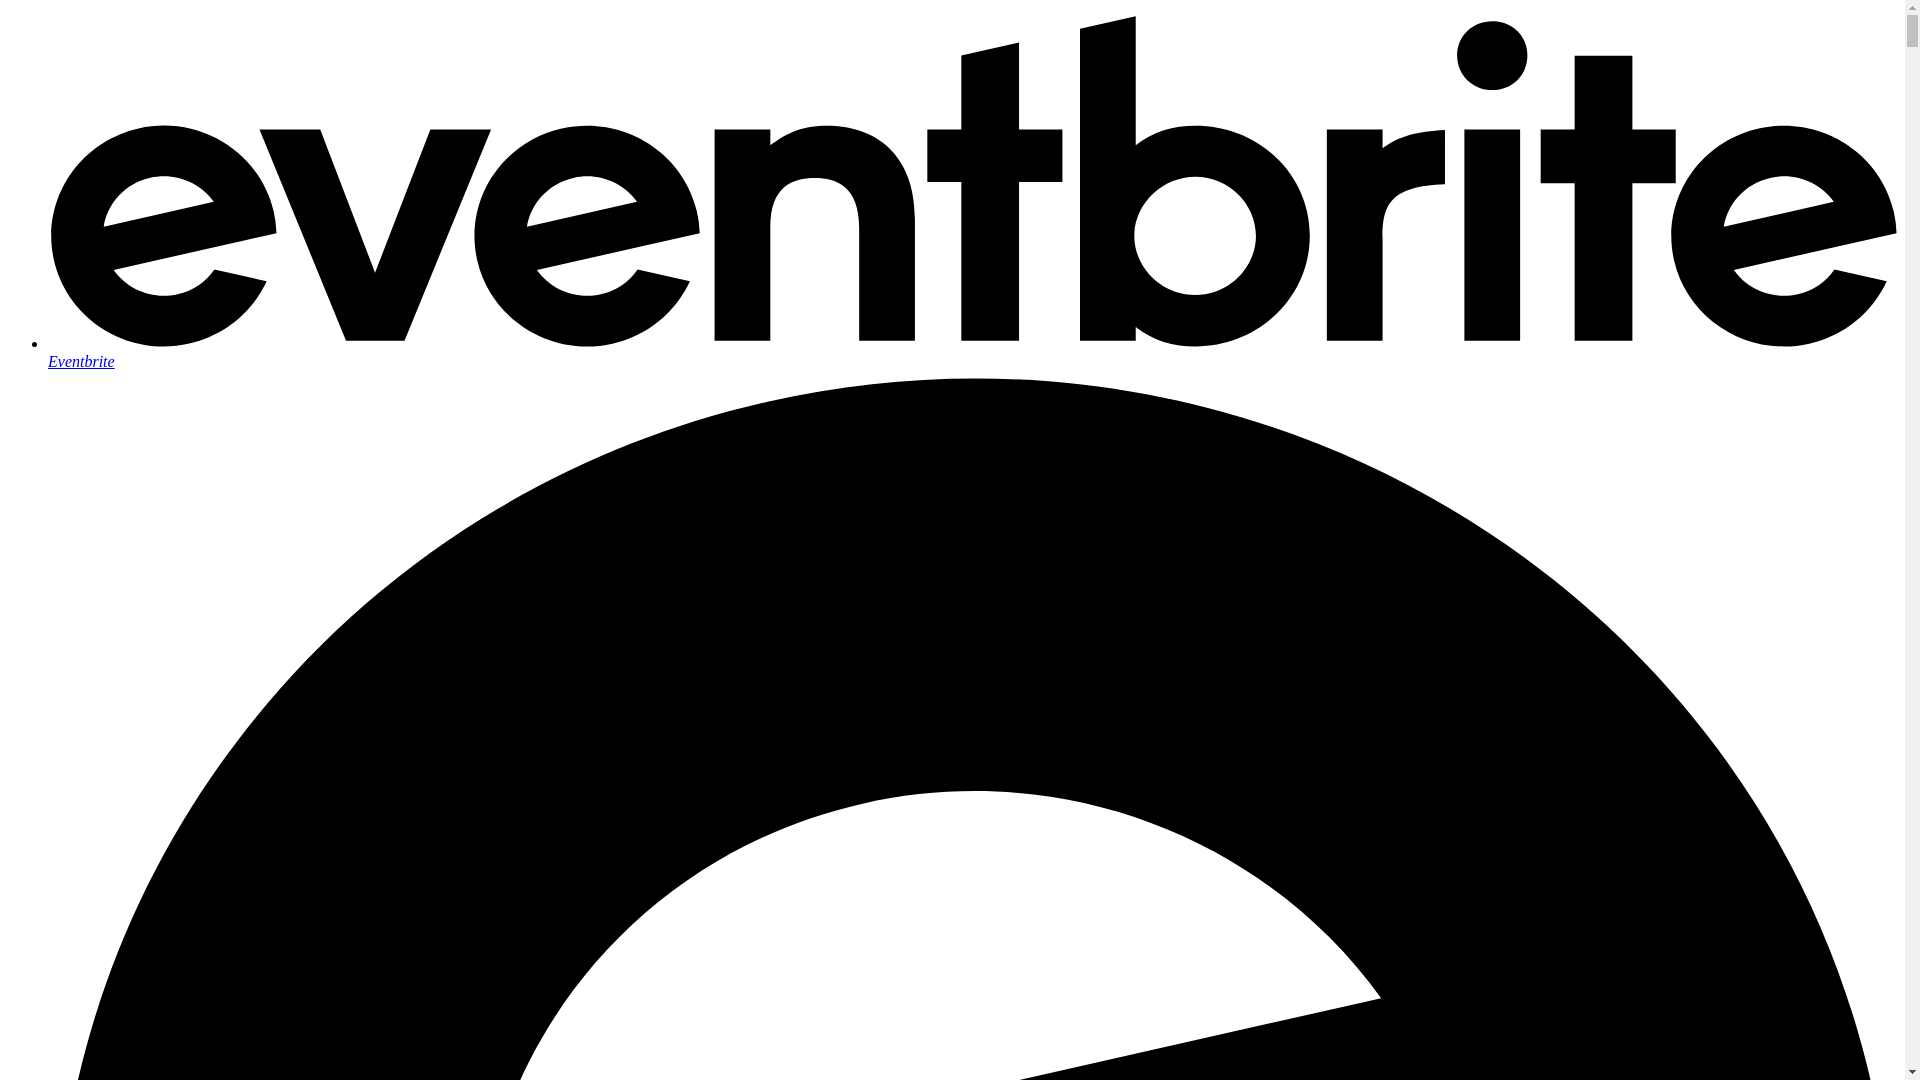 This screenshot has width=1920, height=1080. I want to click on 'Eventbrite', so click(972, 351).